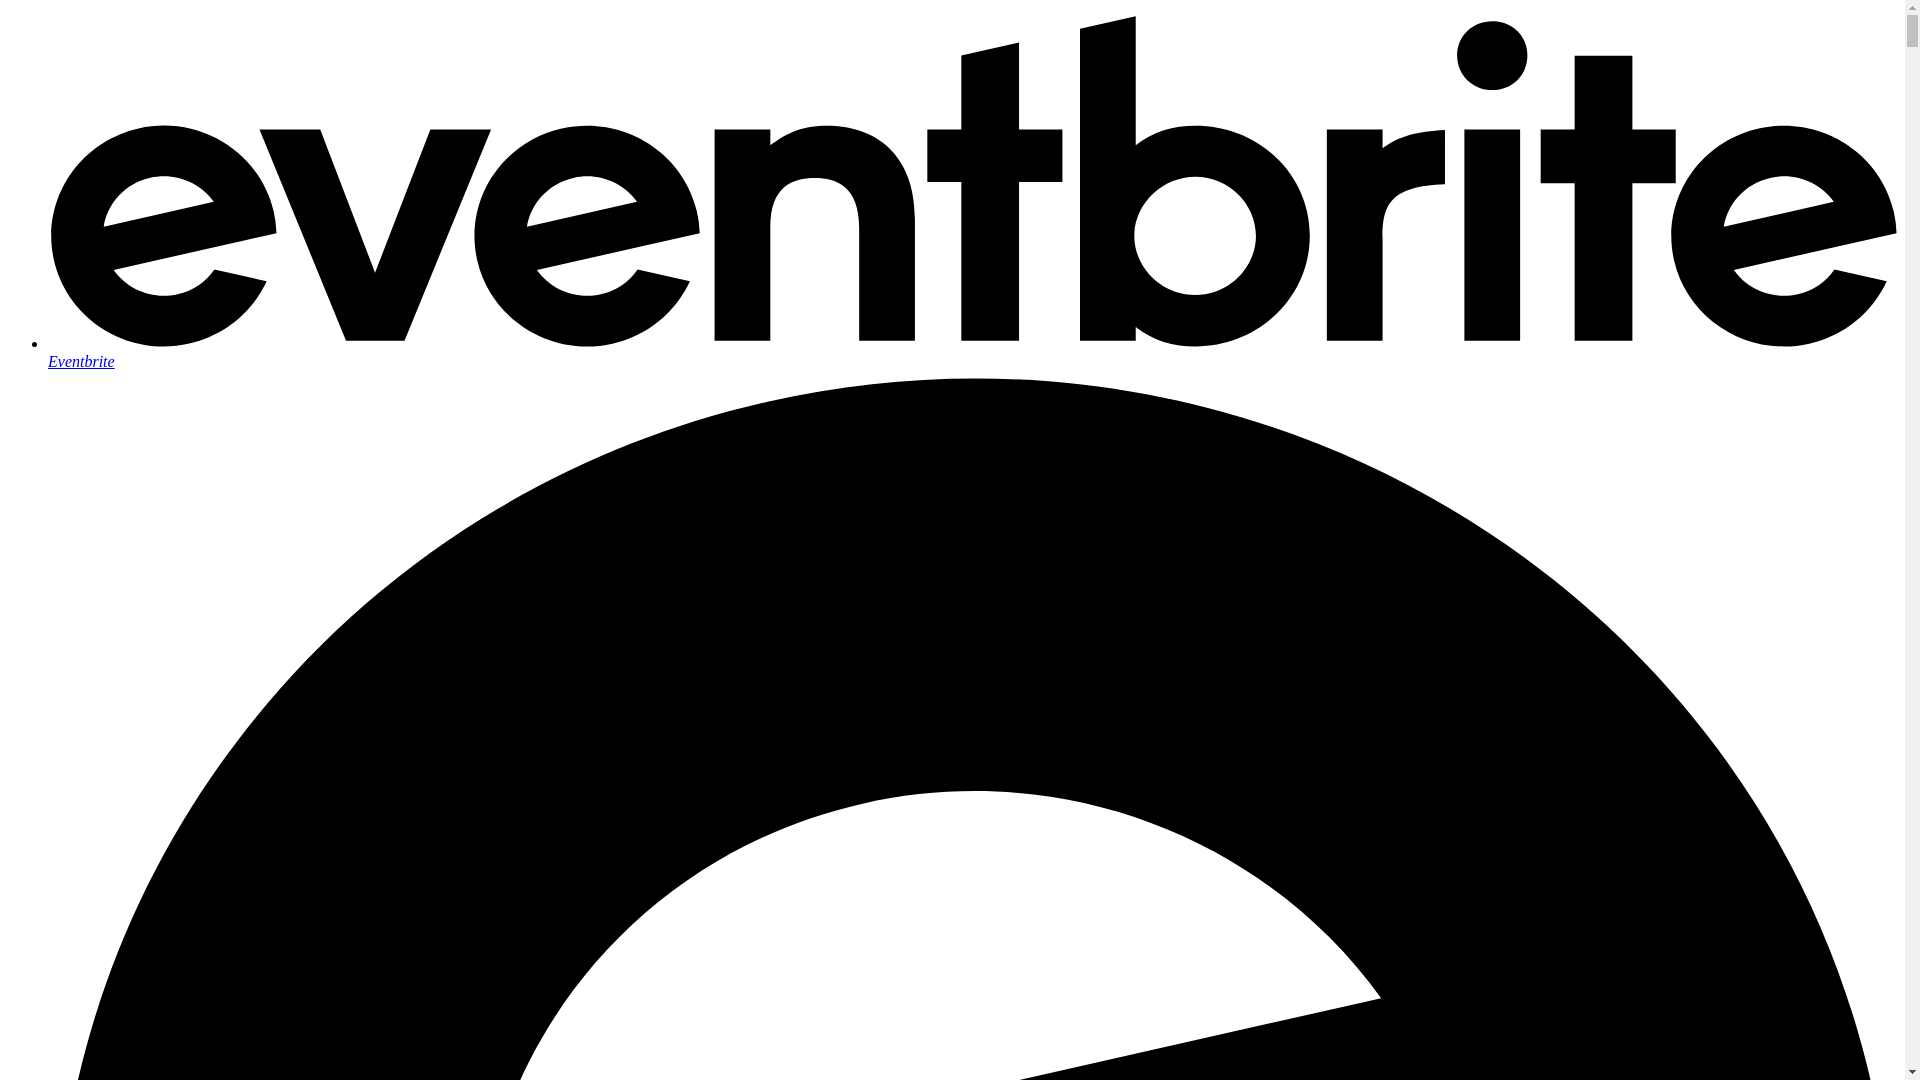 This screenshot has width=1920, height=1080. I want to click on 'Eventbrite', so click(972, 351).